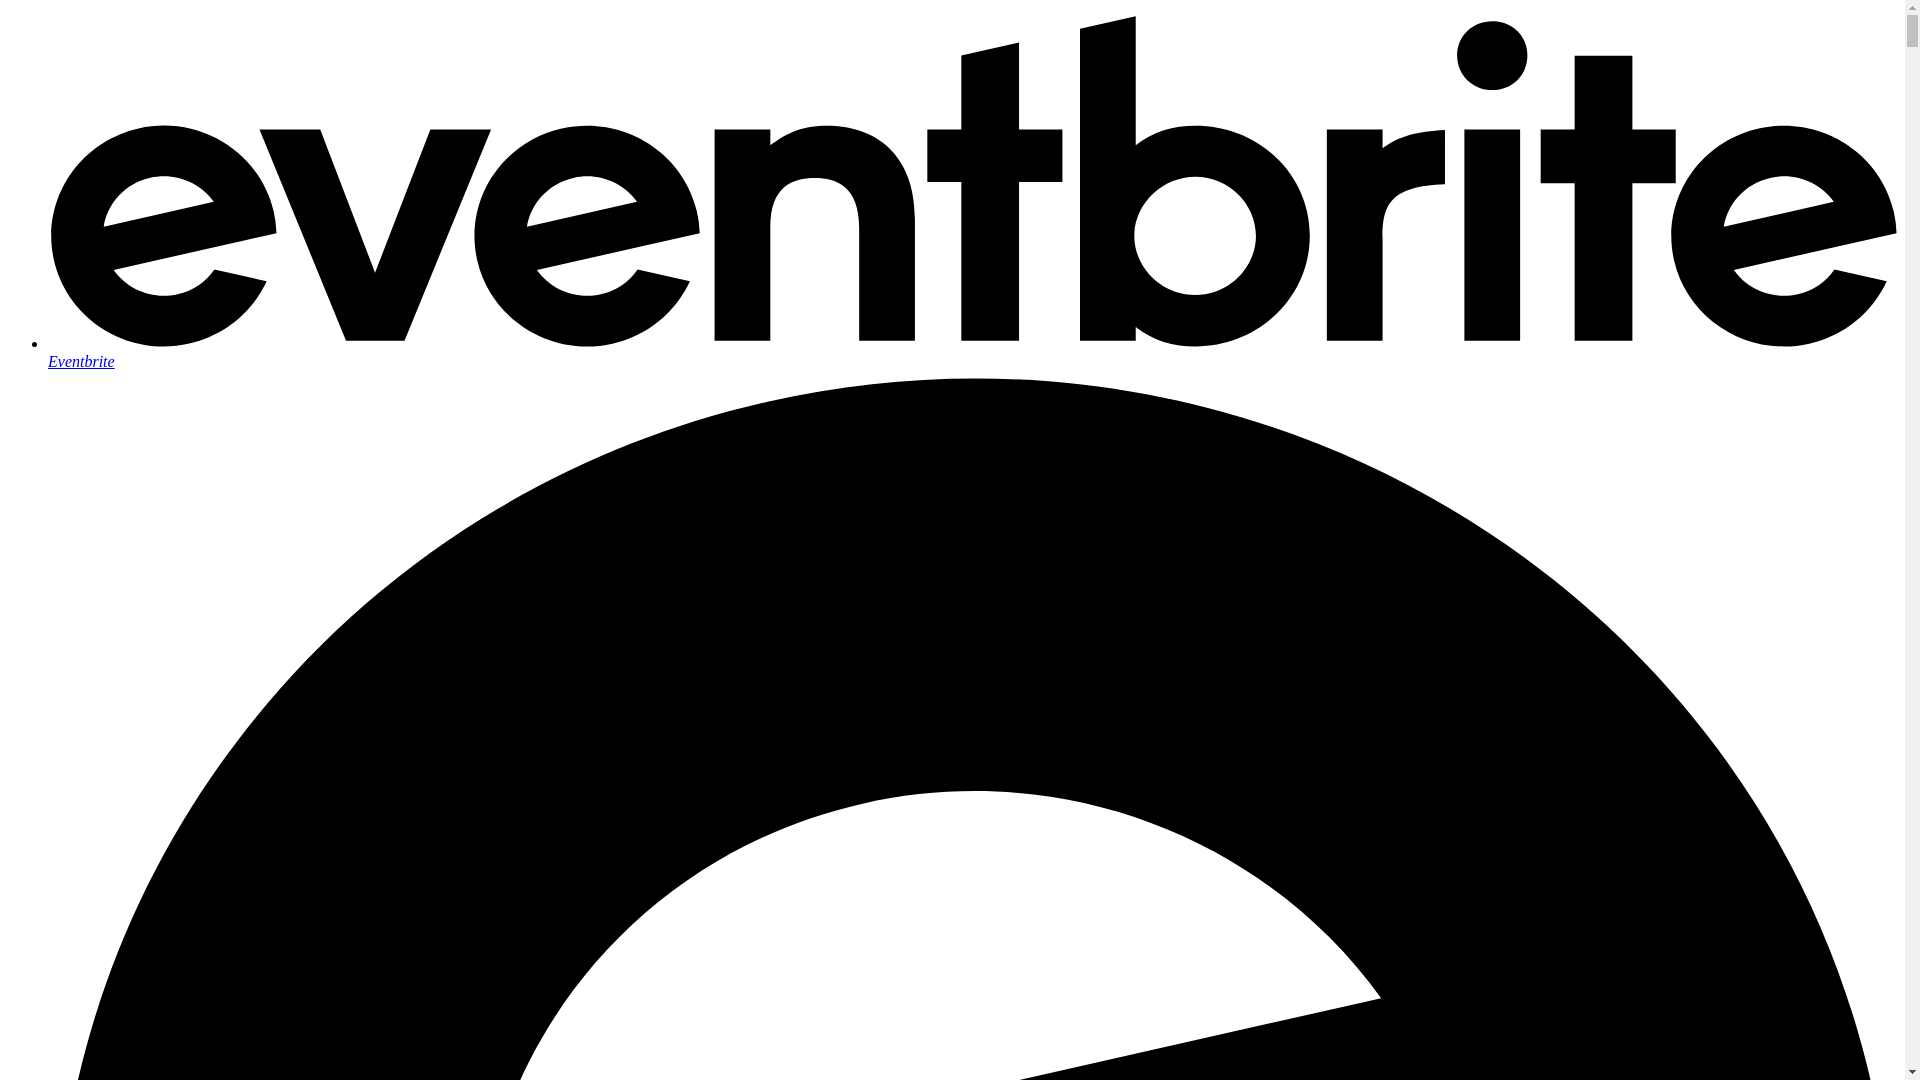 This screenshot has width=1920, height=1080. I want to click on 'Eventbrite', so click(972, 351).